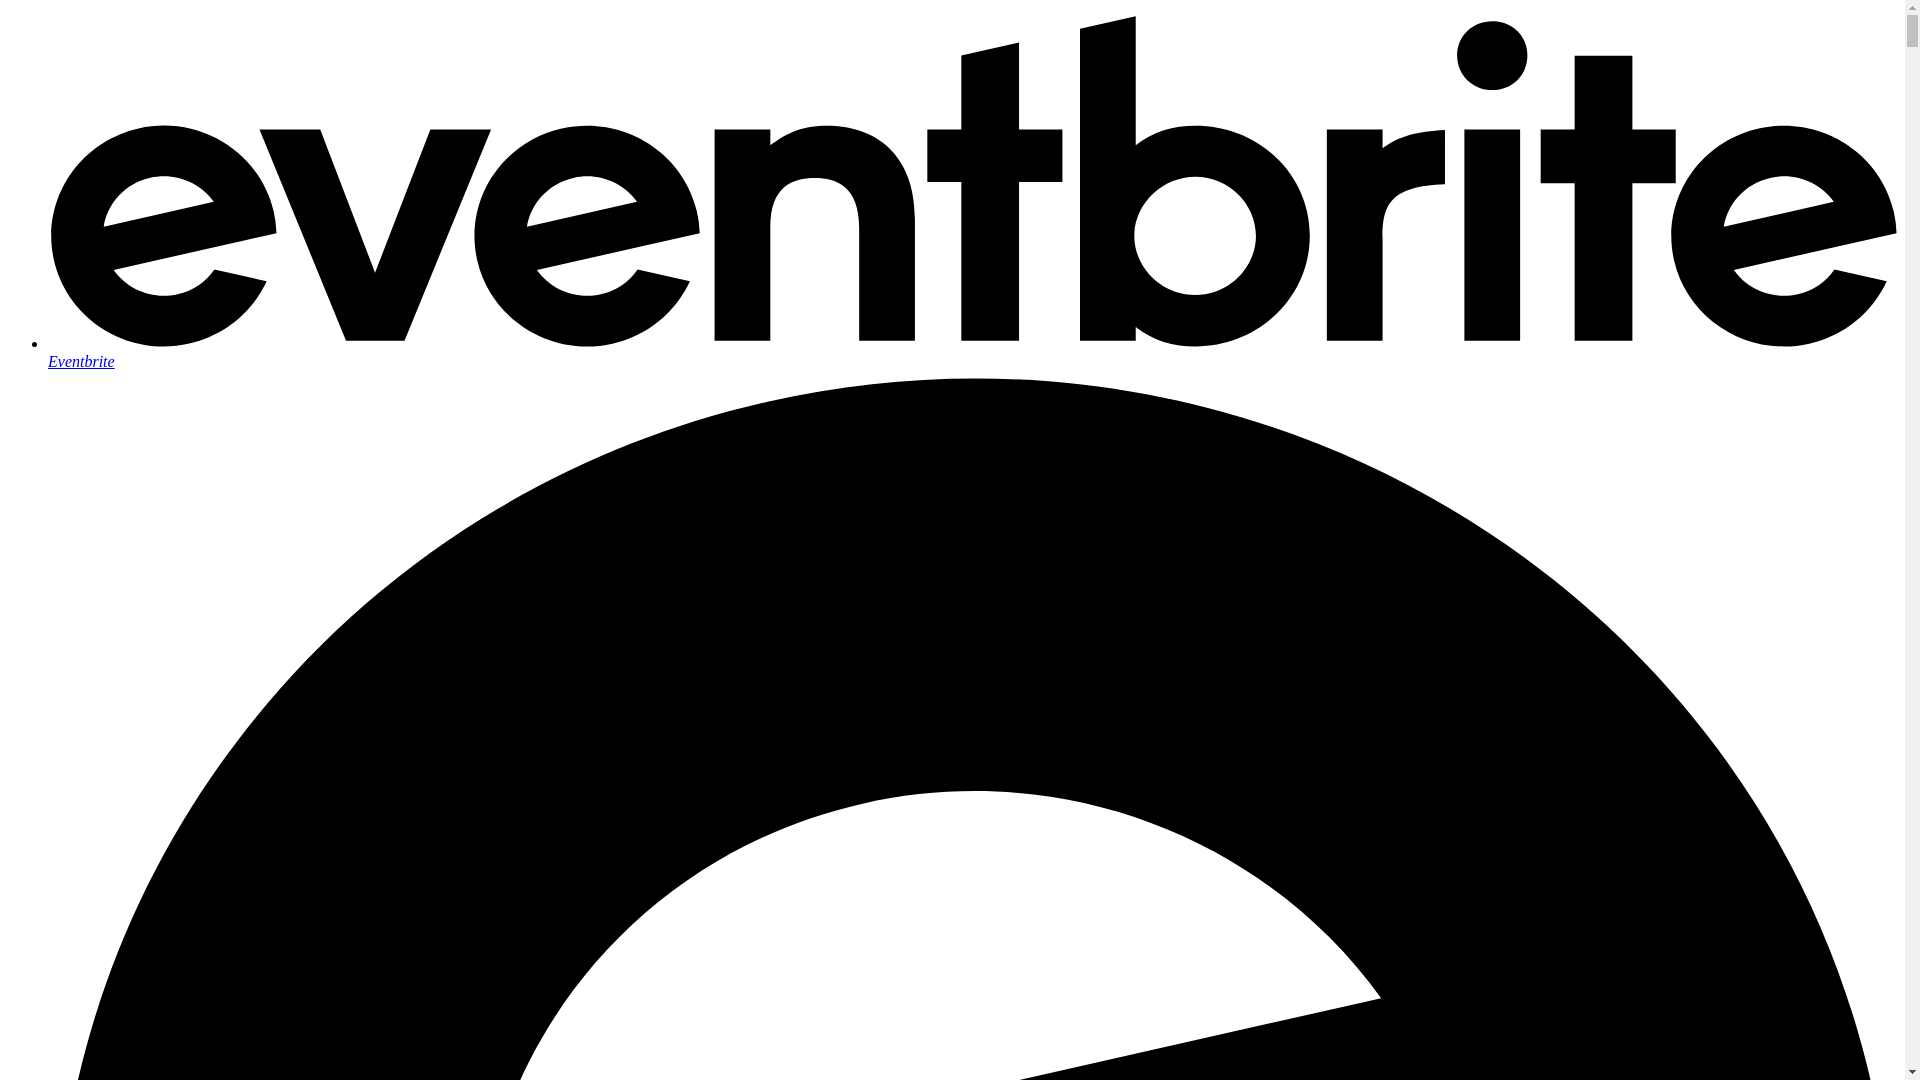 This screenshot has width=1920, height=1080. I want to click on 'Eventbrite', so click(972, 351).